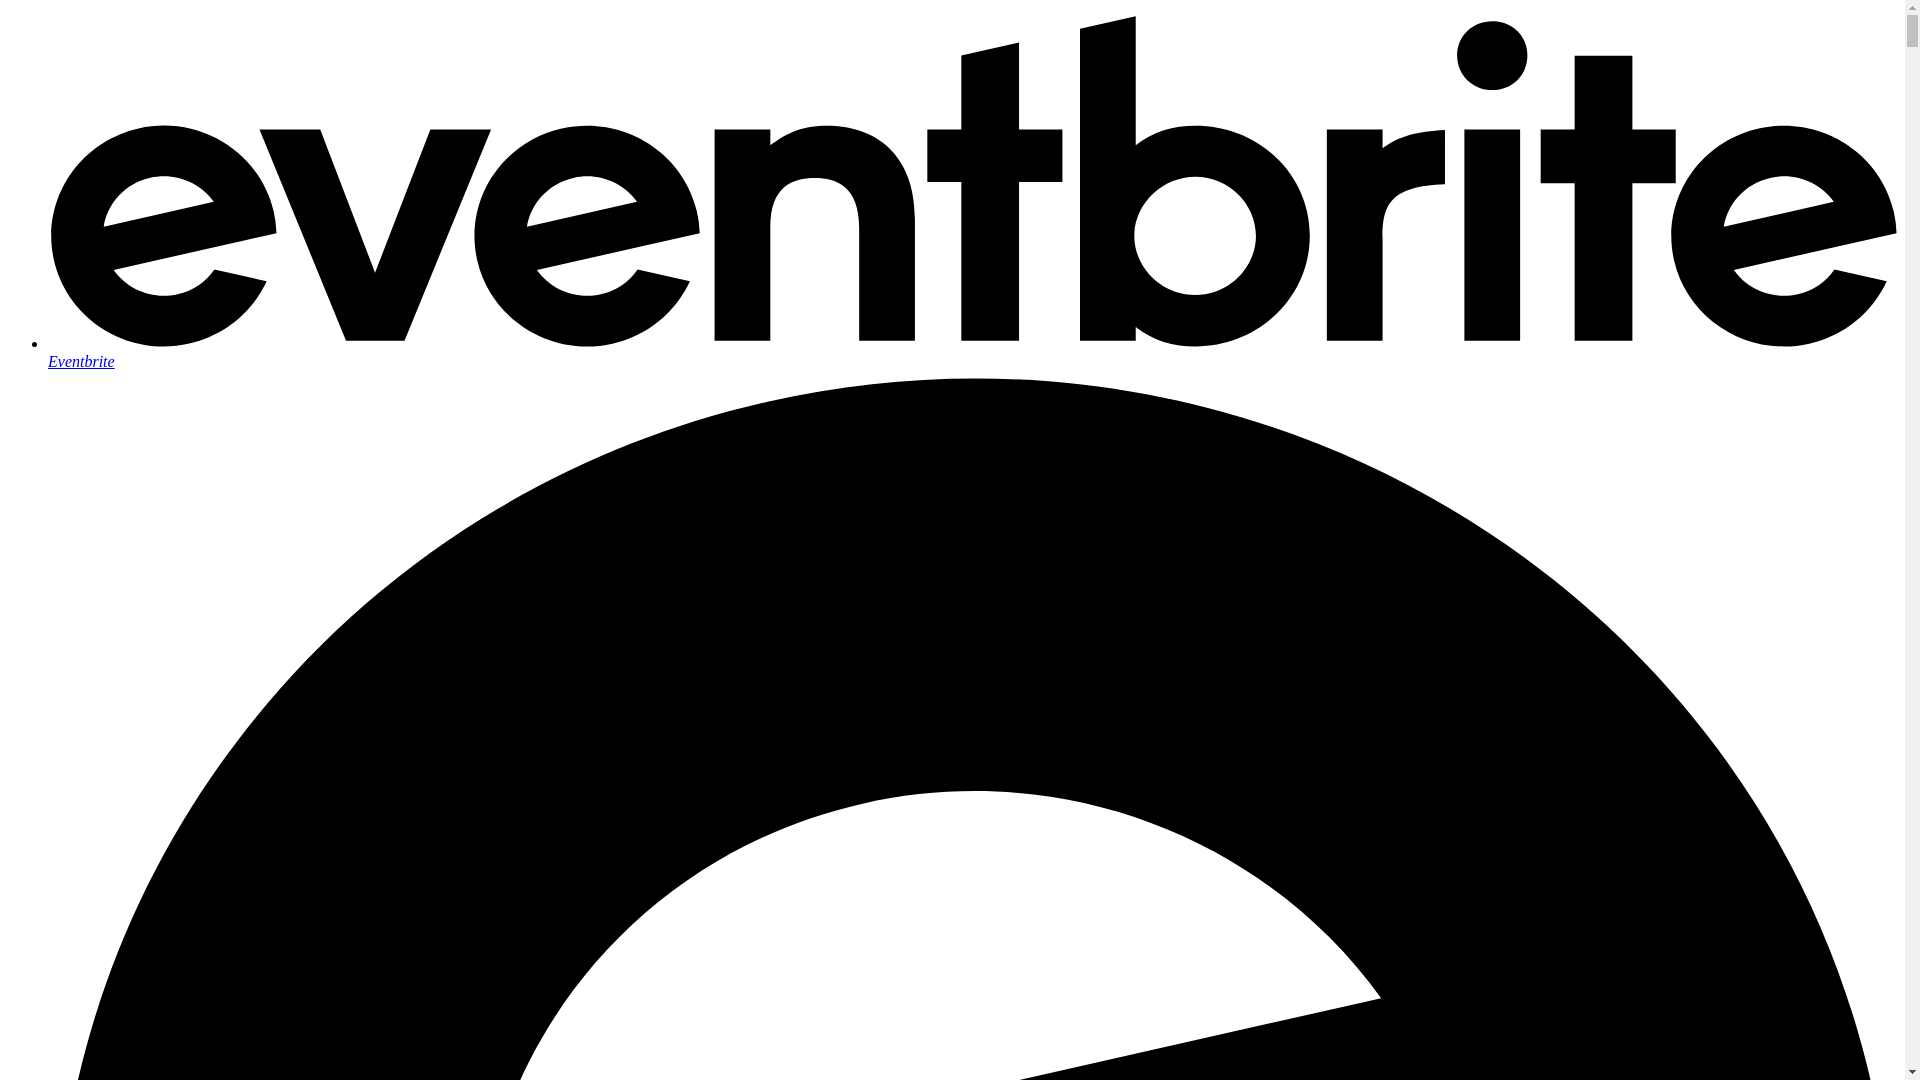 This screenshot has width=1920, height=1080. I want to click on 'Eventbrite', so click(972, 351).